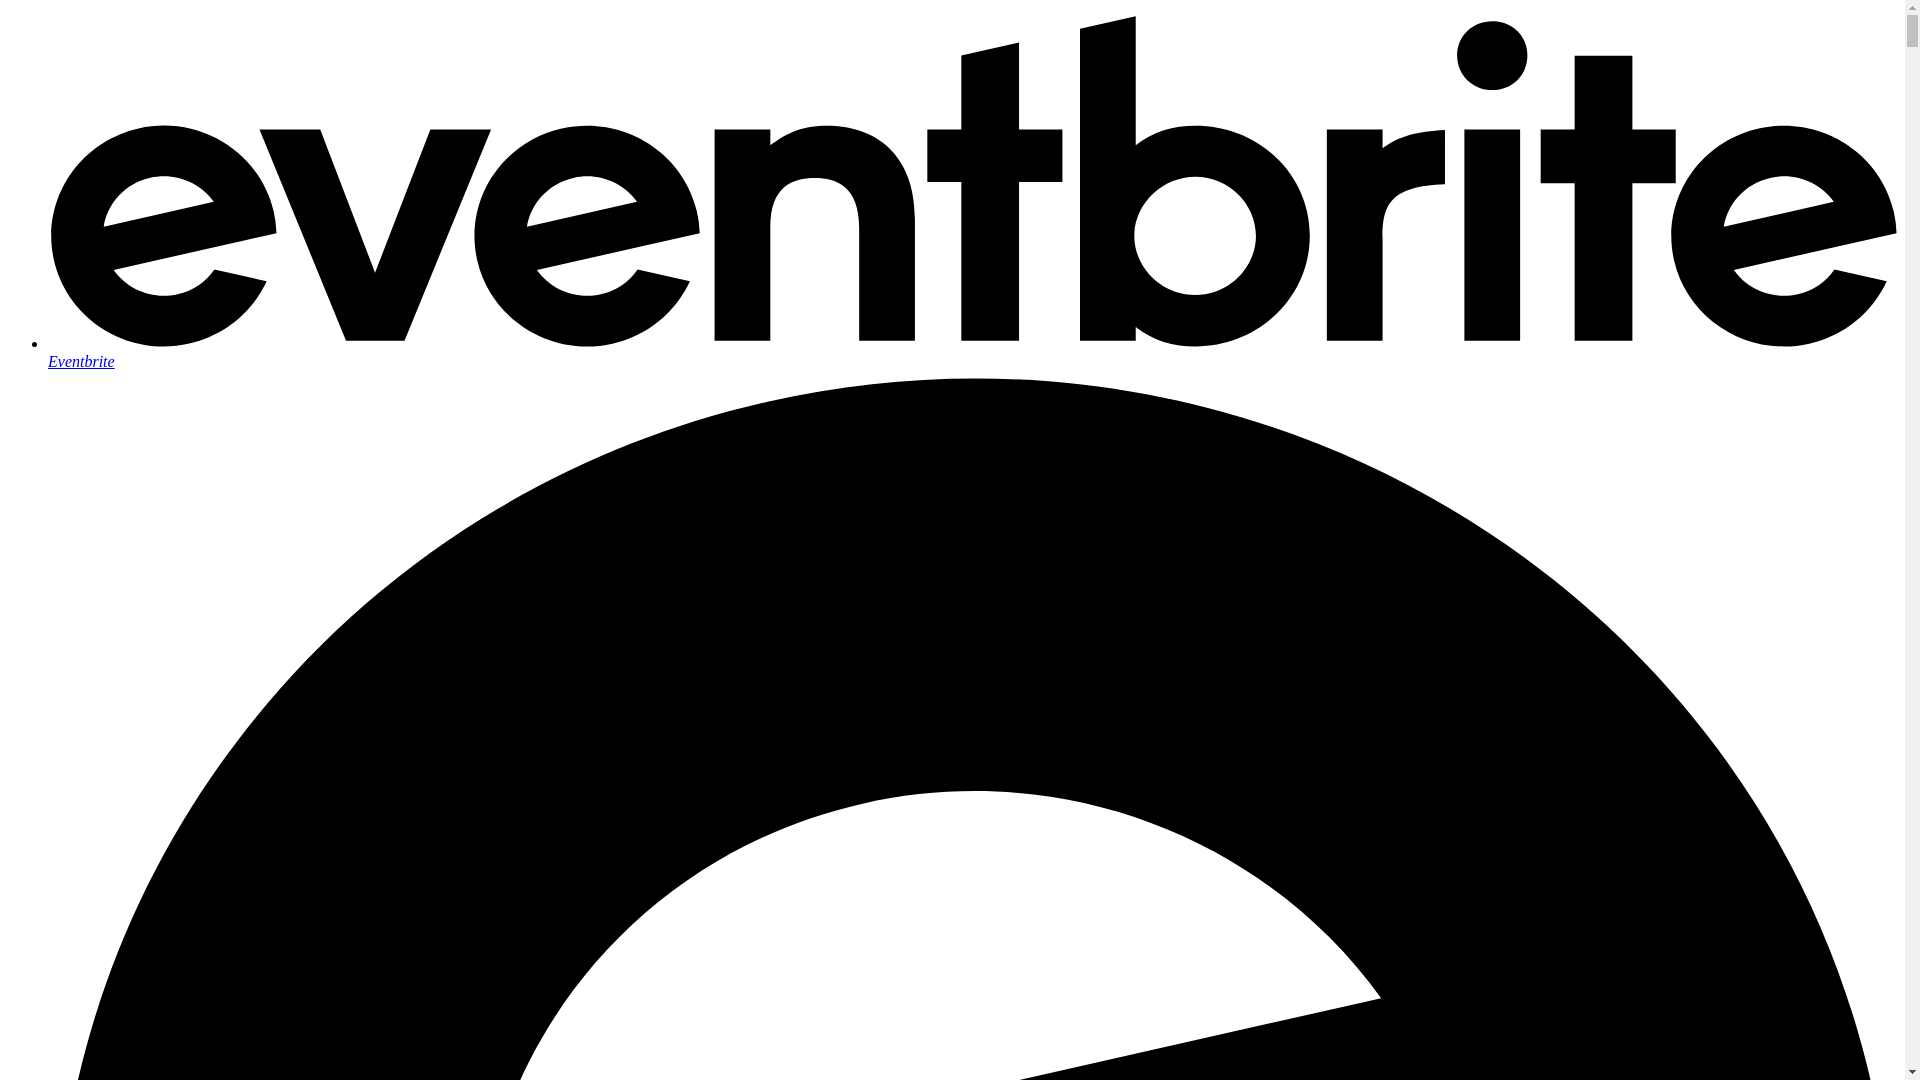 This screenshot has width=1920, height=1080. I want to click on 'Eventbrite', so click(972, 351).